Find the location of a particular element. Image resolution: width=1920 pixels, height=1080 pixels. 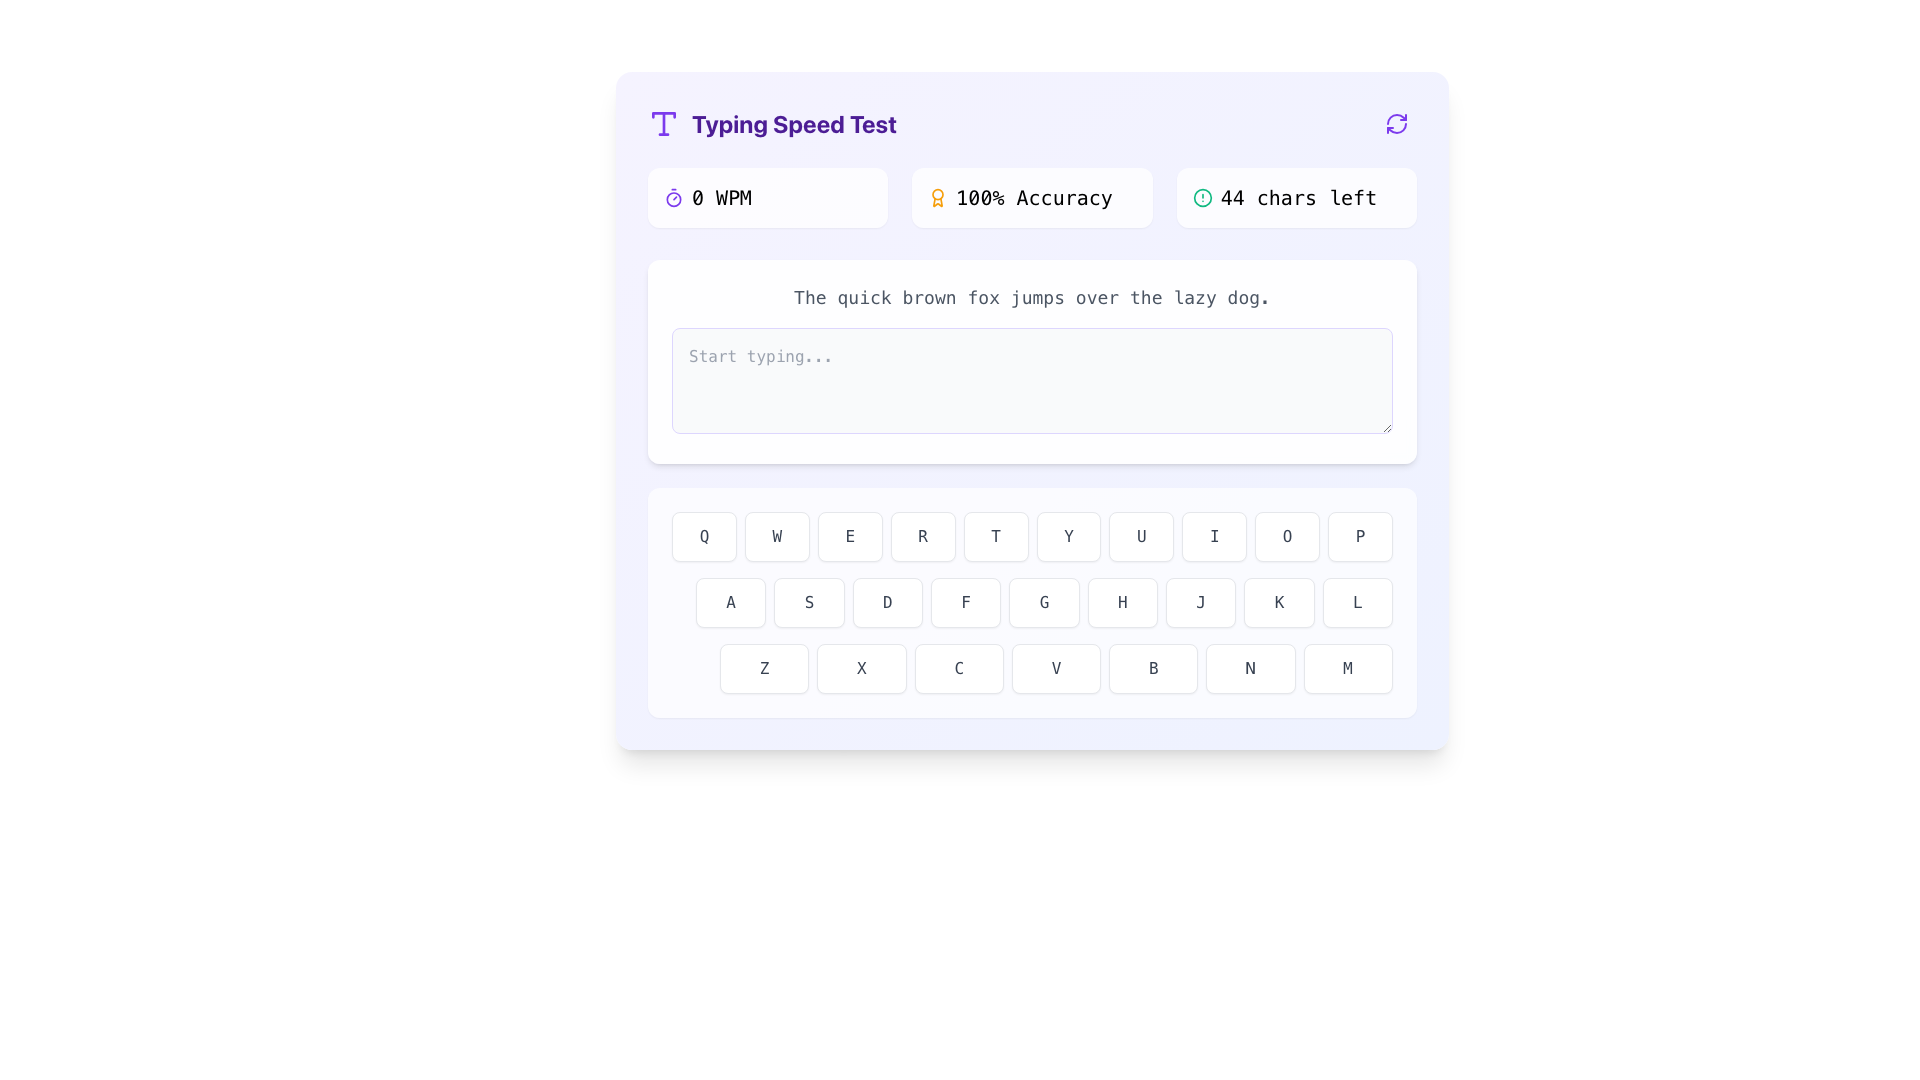

the square button with rounded corners that has a white background and the letter 'M' in dark gray, located at the far right of the bottom-most row of the keyboard layout is located at coordinates (1348, 668).